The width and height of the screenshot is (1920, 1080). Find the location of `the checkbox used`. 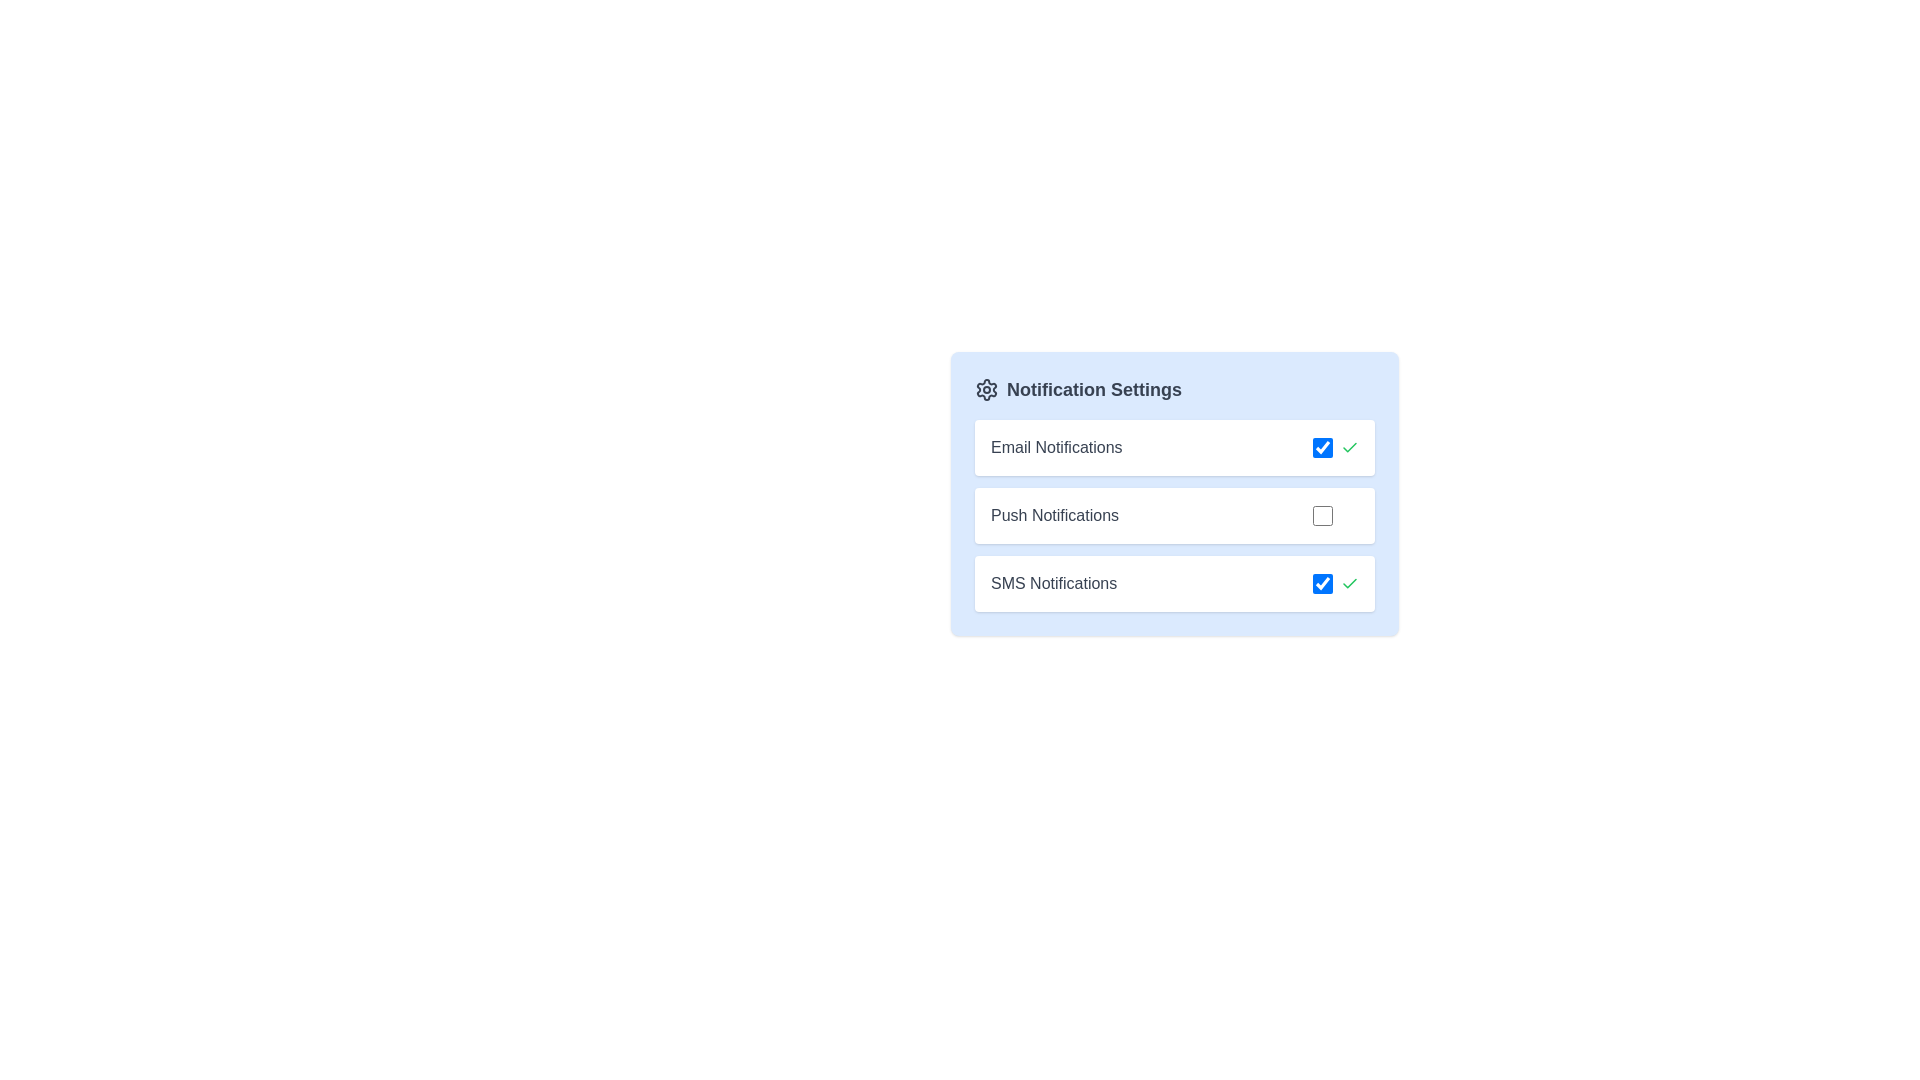

the checkbox used is located at coordinates (1323, 583).